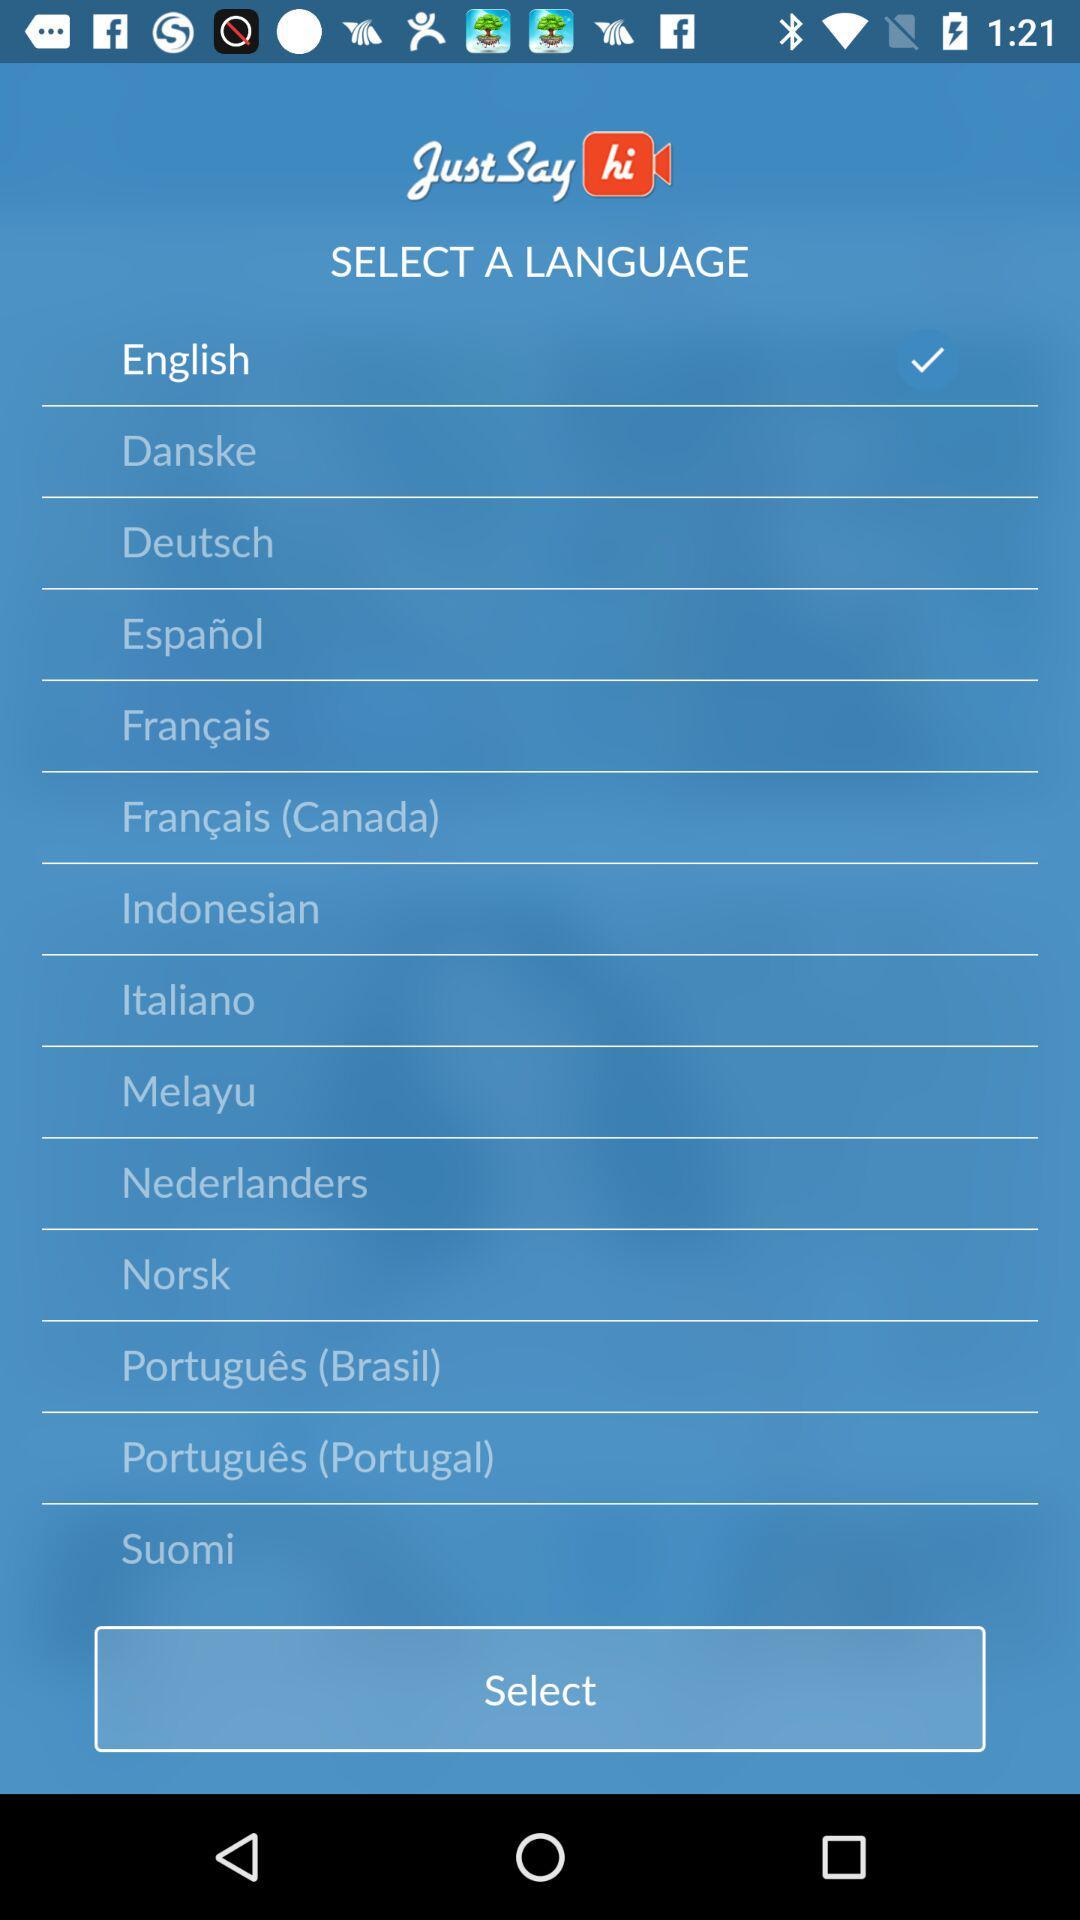 The width and height of the screenshot is (1080, 1920). What do you see at coordinates (927, 360) in the screenshot?
I see `the item to the right of english item` at bounding box center [927, 360].